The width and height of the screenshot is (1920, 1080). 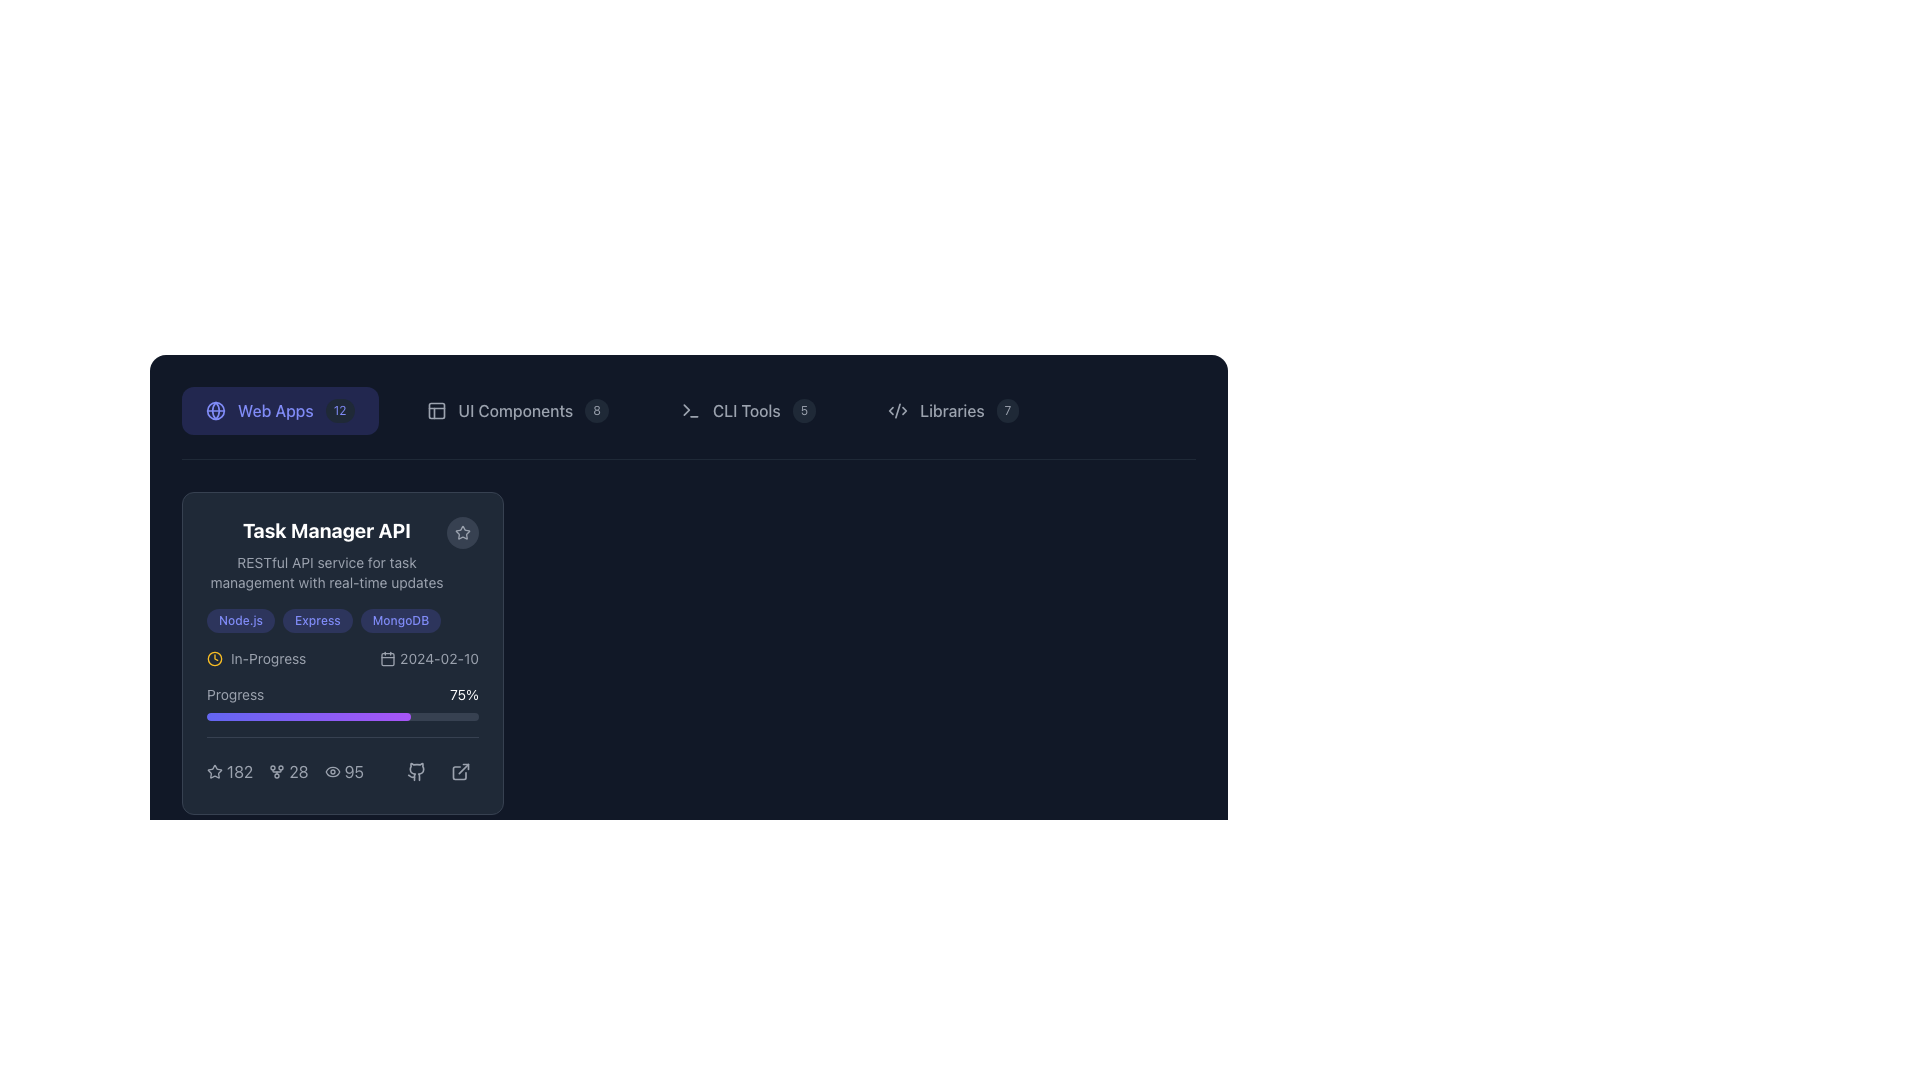 I want to click on the decorative icon next to the 'Libraries' menu item in the top navigation bar, so click(x=897, y=410).